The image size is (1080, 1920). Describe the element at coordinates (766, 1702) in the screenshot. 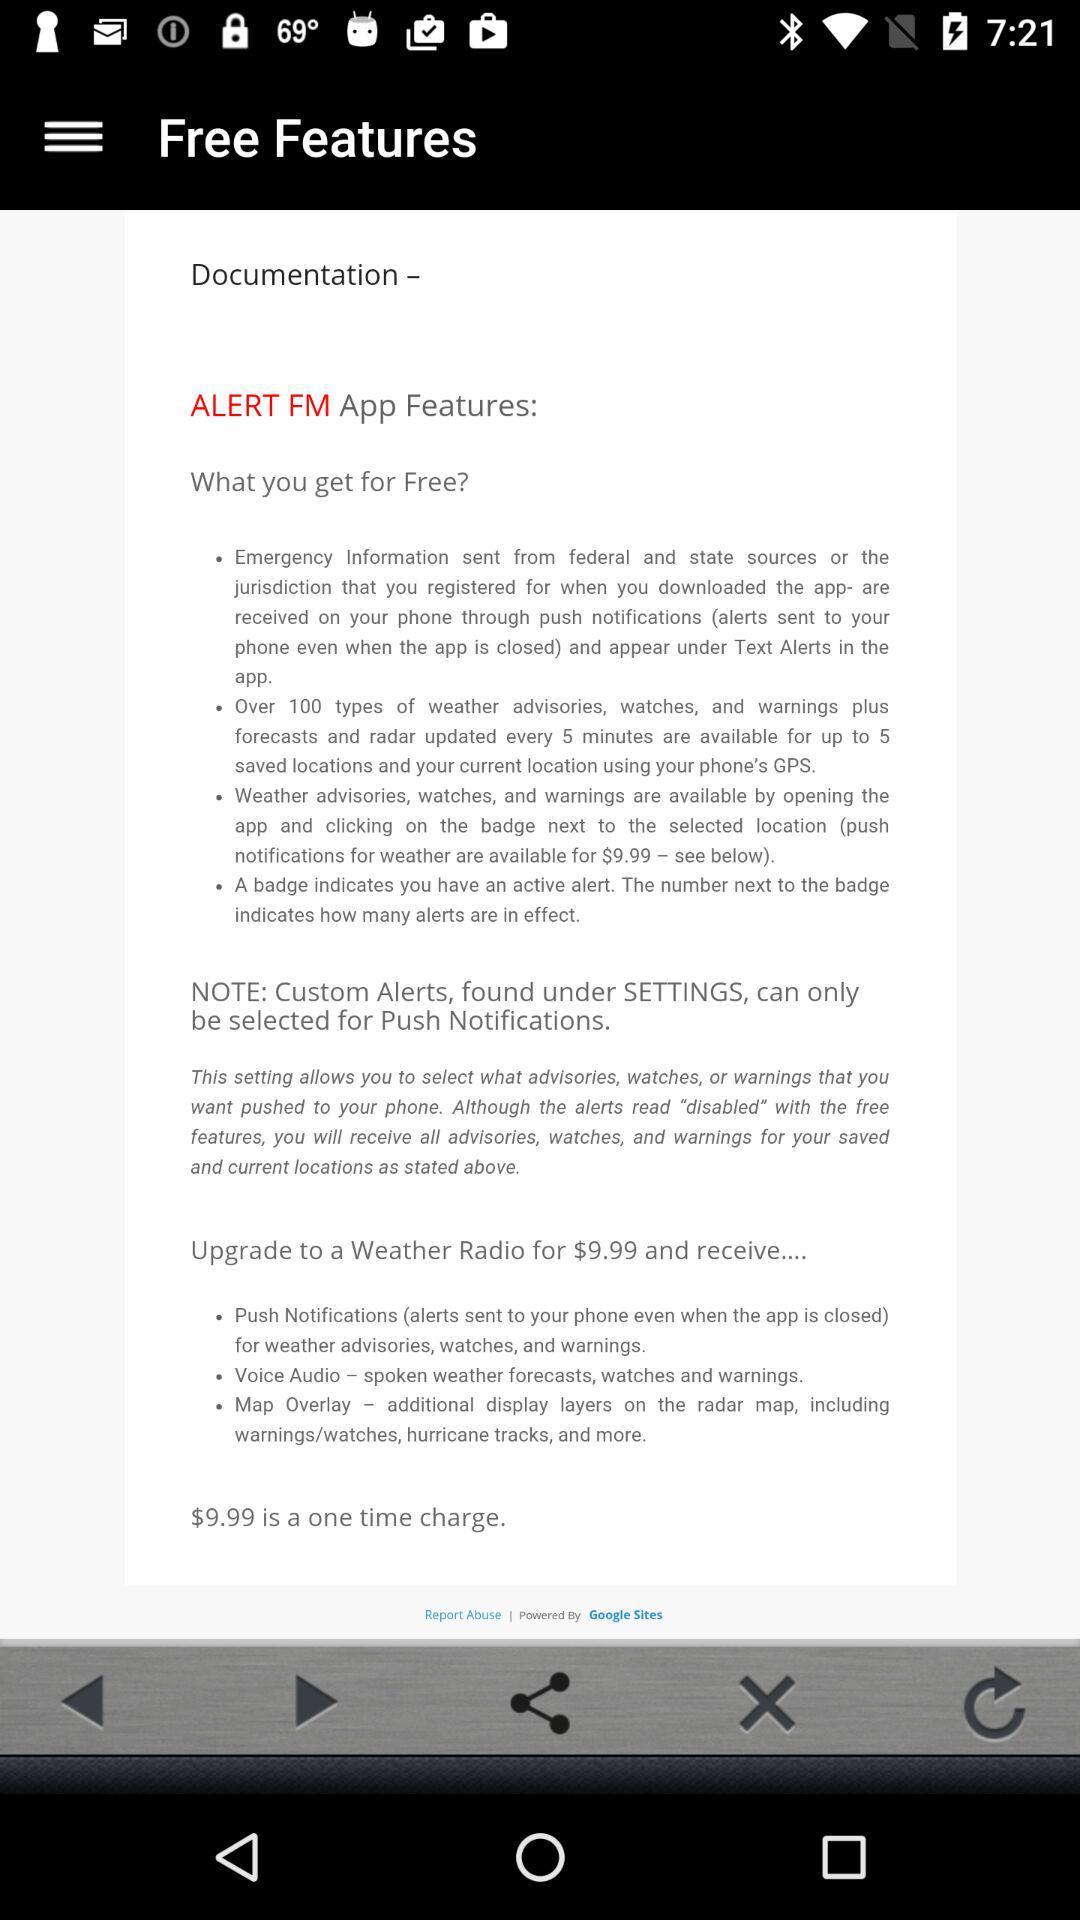

I see `the close icon` at that location.